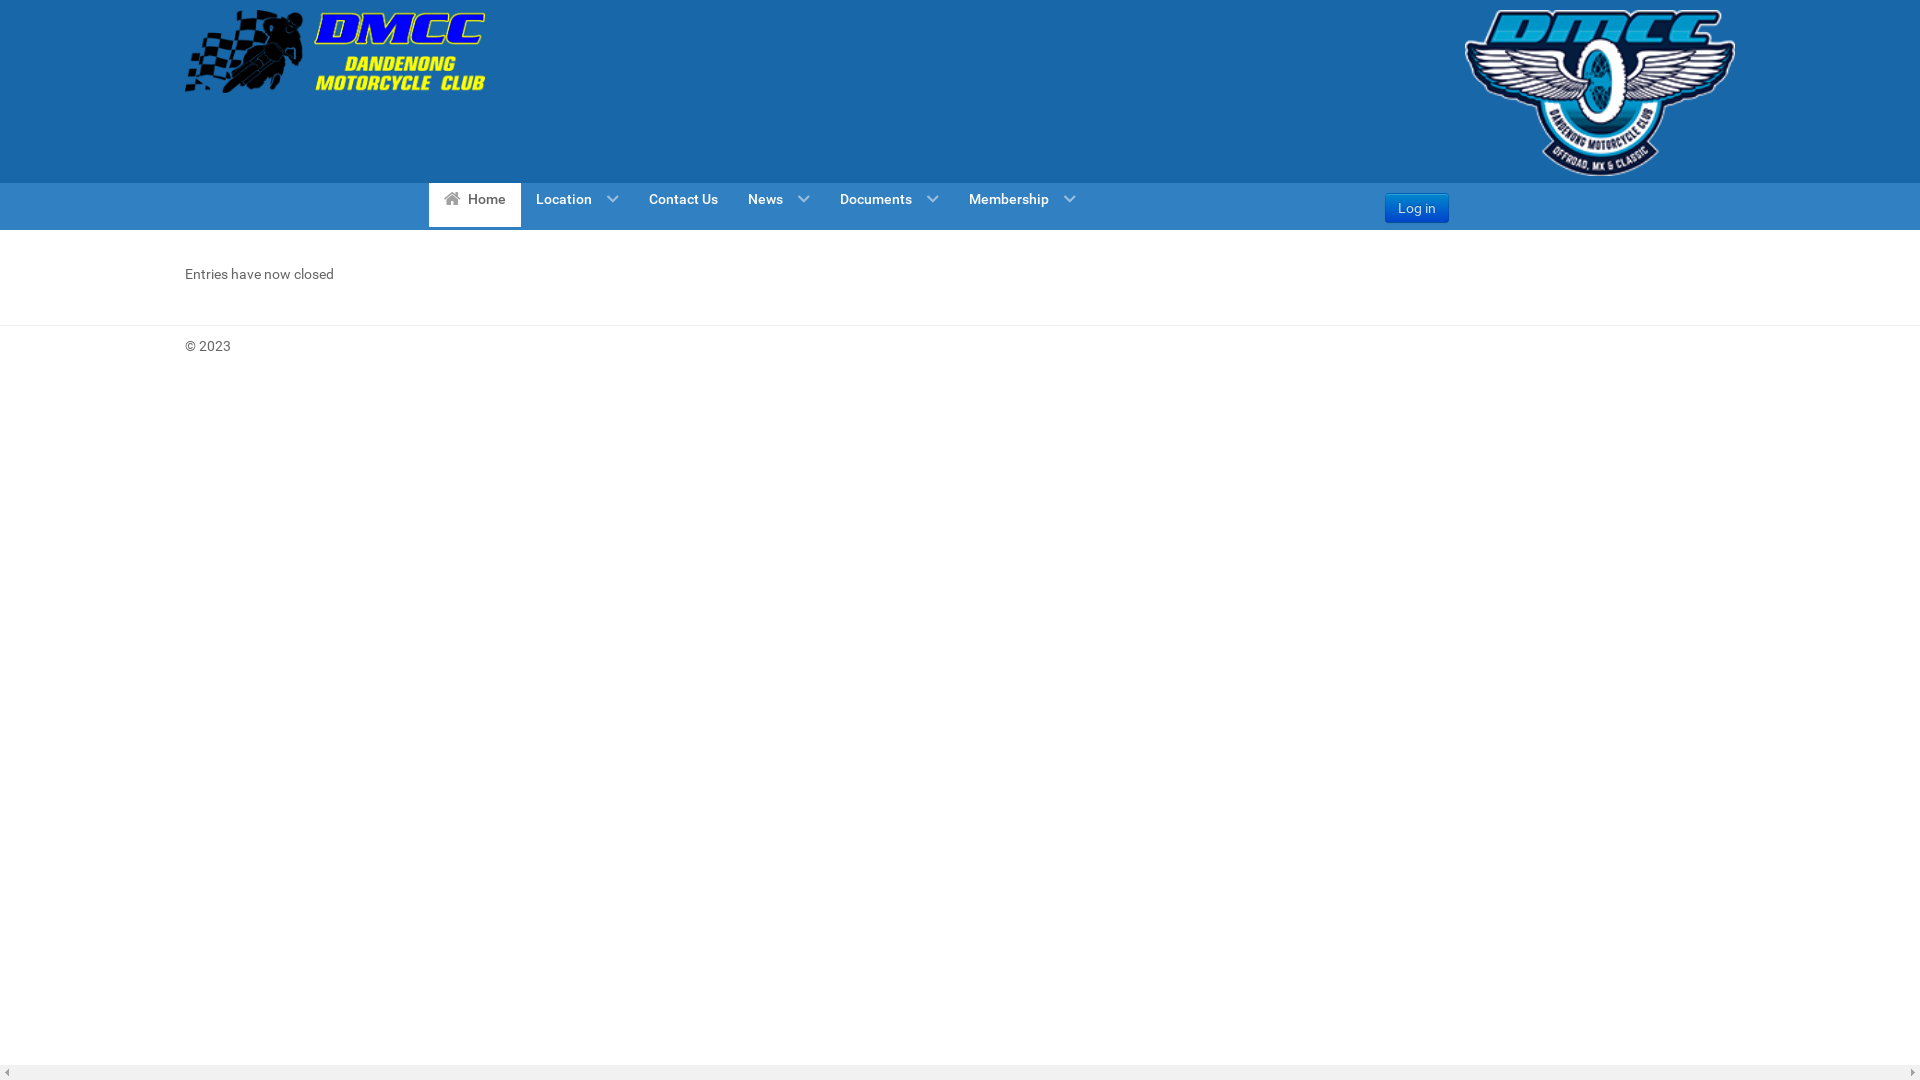 The image size is (1920, 1080). Describe the element at coordinates (576, 197) in the screenshot. I see `'Location'` at that location.